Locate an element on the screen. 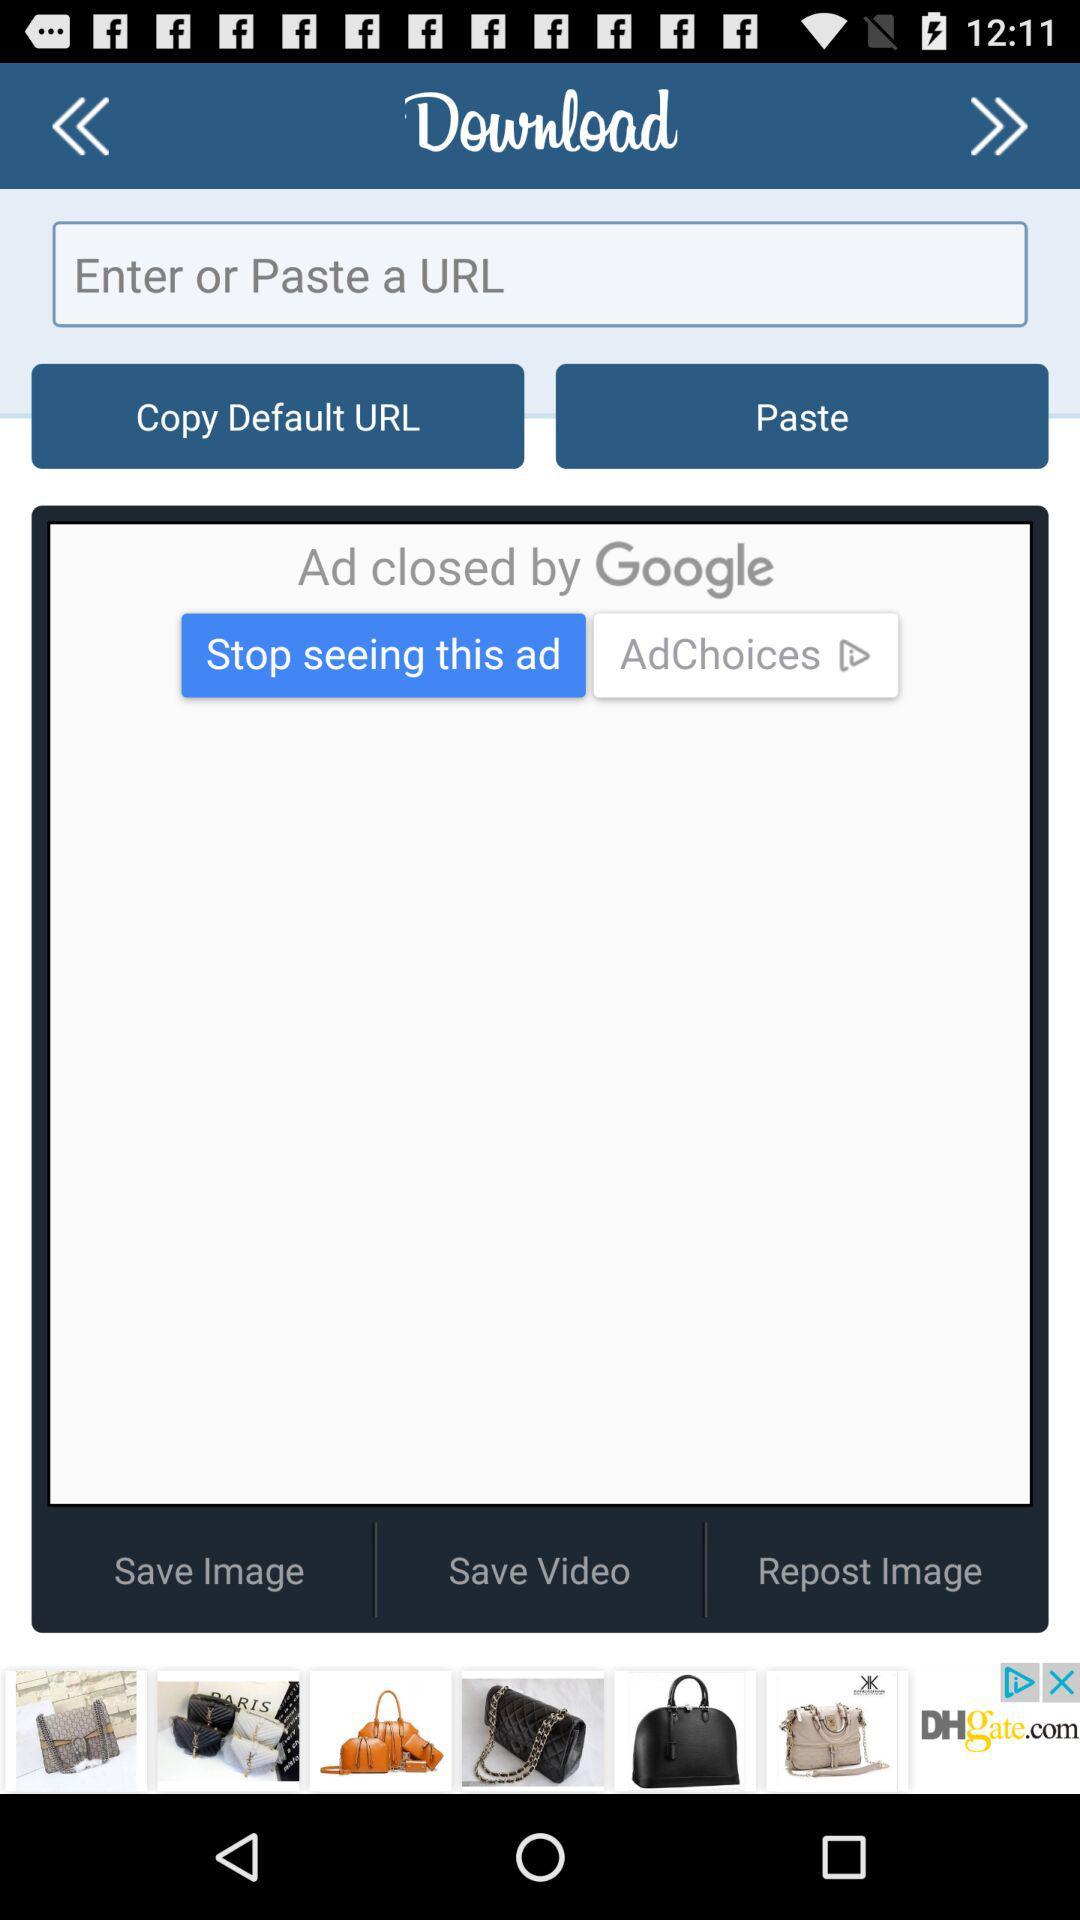 This screenshot has height=1920, width=1080. go forward is located at coordinates (999, 124).